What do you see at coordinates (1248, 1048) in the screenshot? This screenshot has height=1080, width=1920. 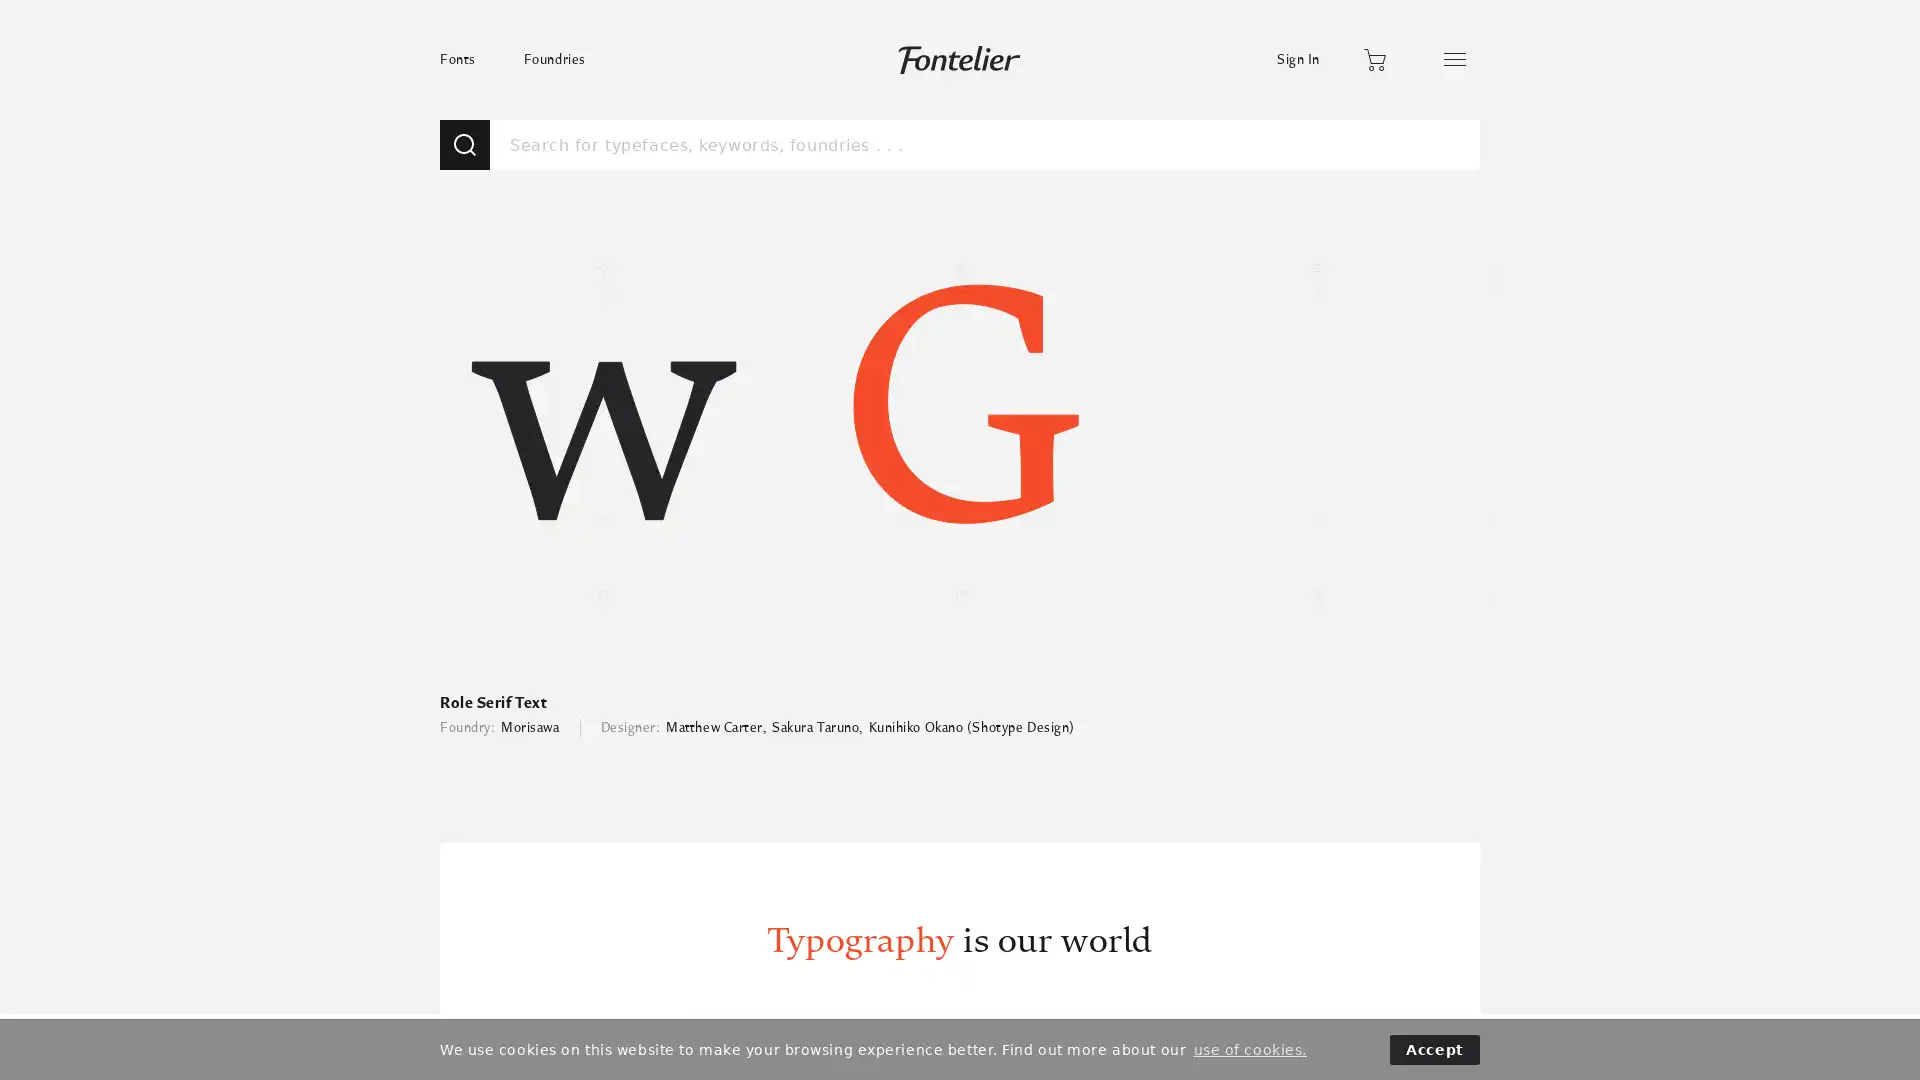 I see `learn more about cookies` at bounding box center [1248, 1048].